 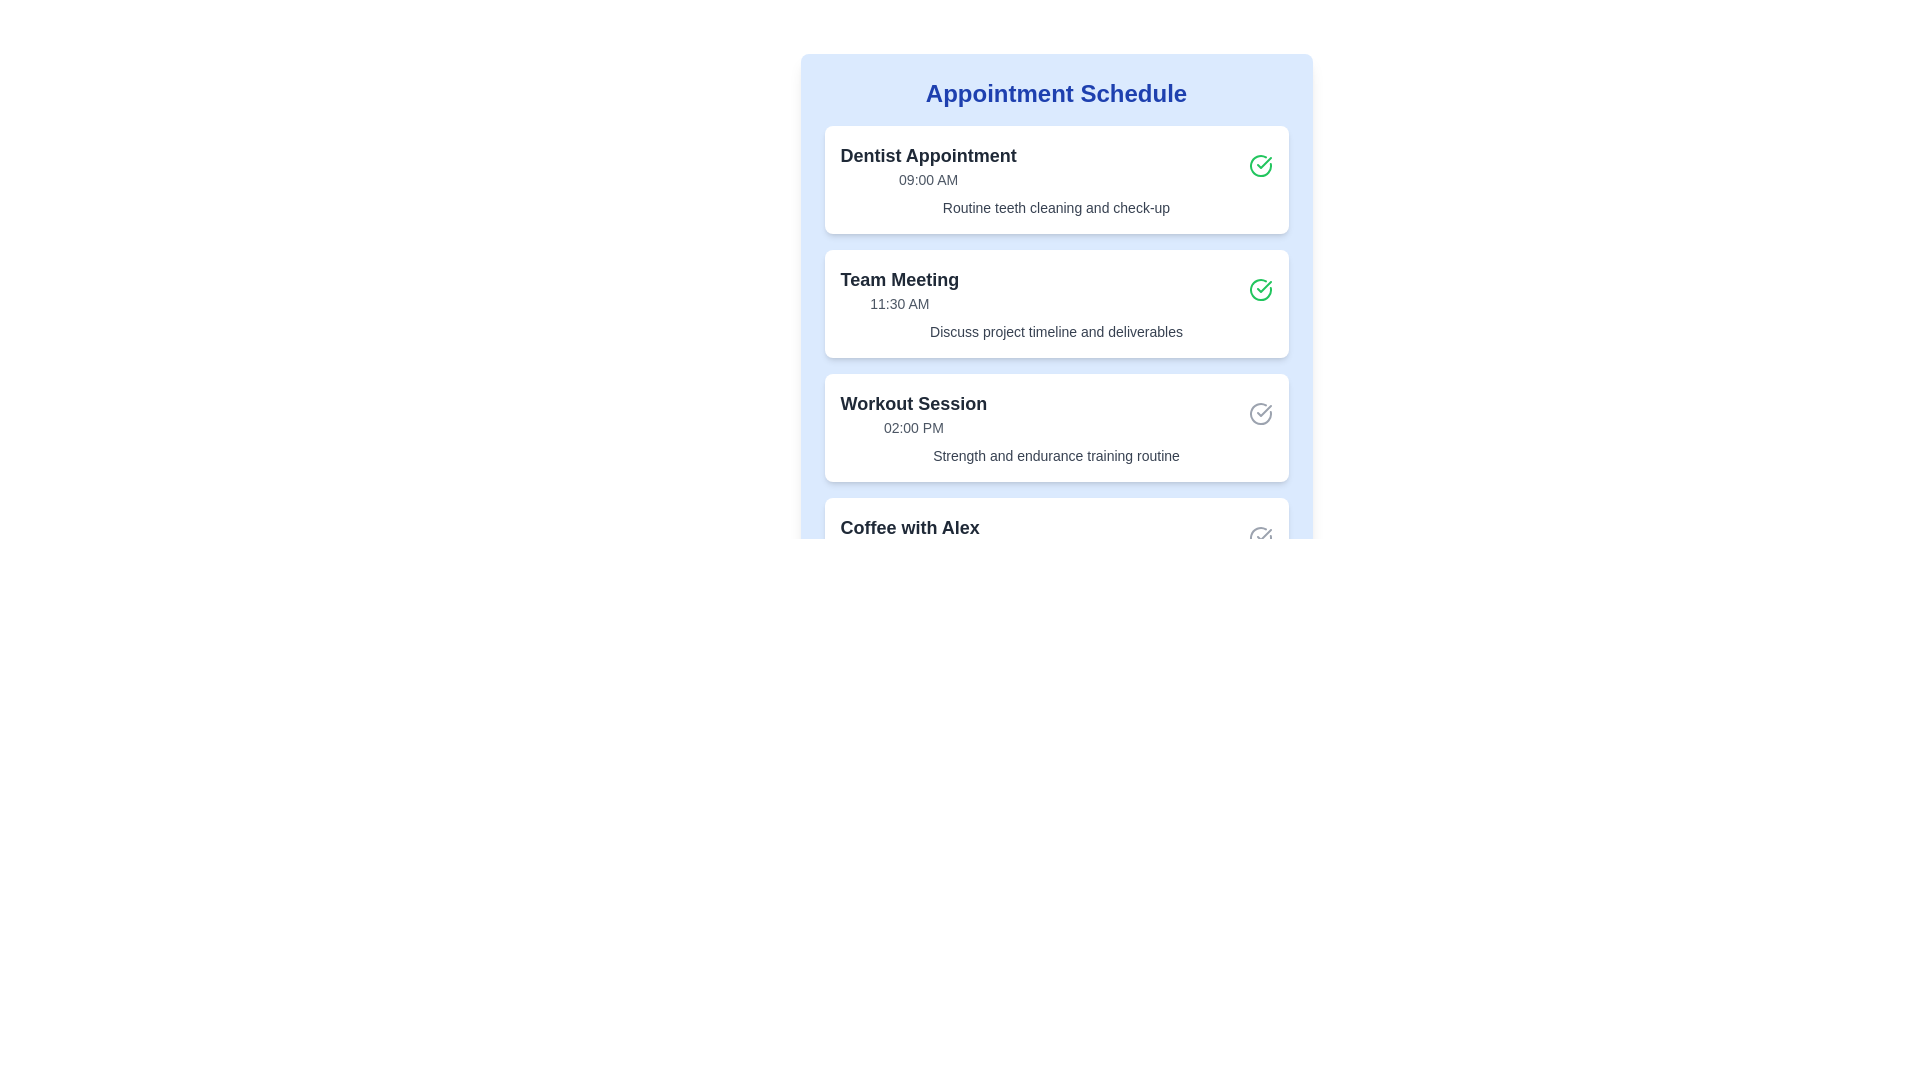 I want to click on the event or appointment card located at the bottom of the list under 'Appointment Schedule', which is the fourth item below the 'Workout Session' card, so click(x=1055, y=551).